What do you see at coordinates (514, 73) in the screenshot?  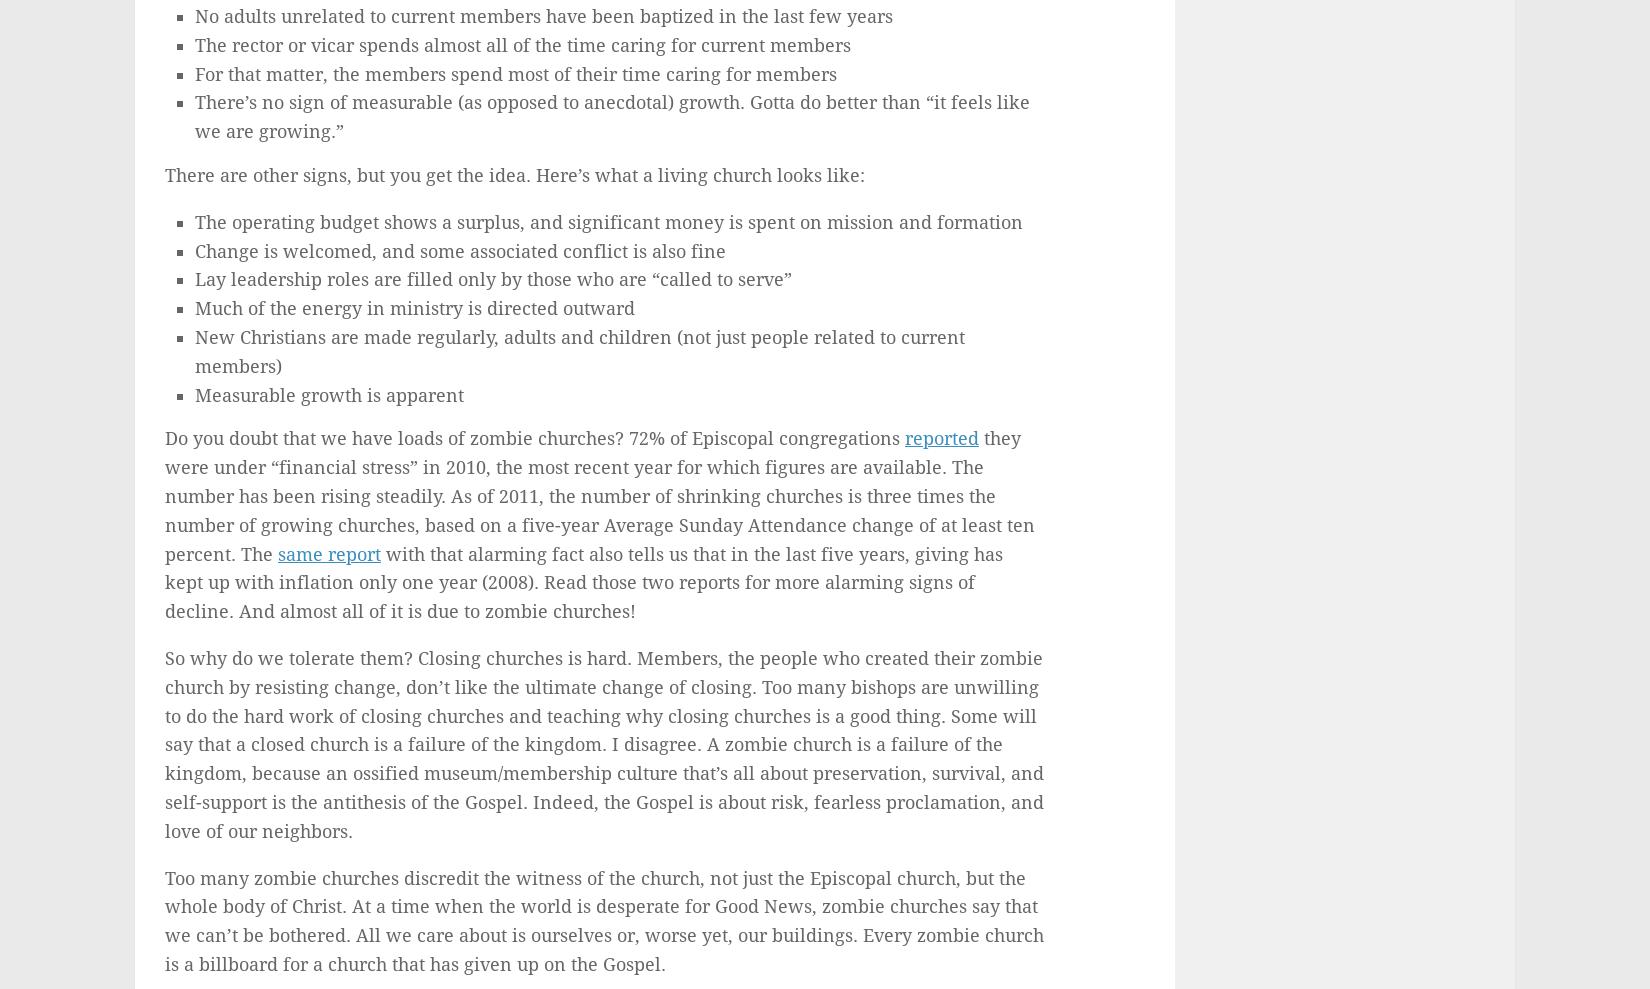 I see `'For that matter, the members spend most of their time caring for members'` at bounding box center [514, 73].